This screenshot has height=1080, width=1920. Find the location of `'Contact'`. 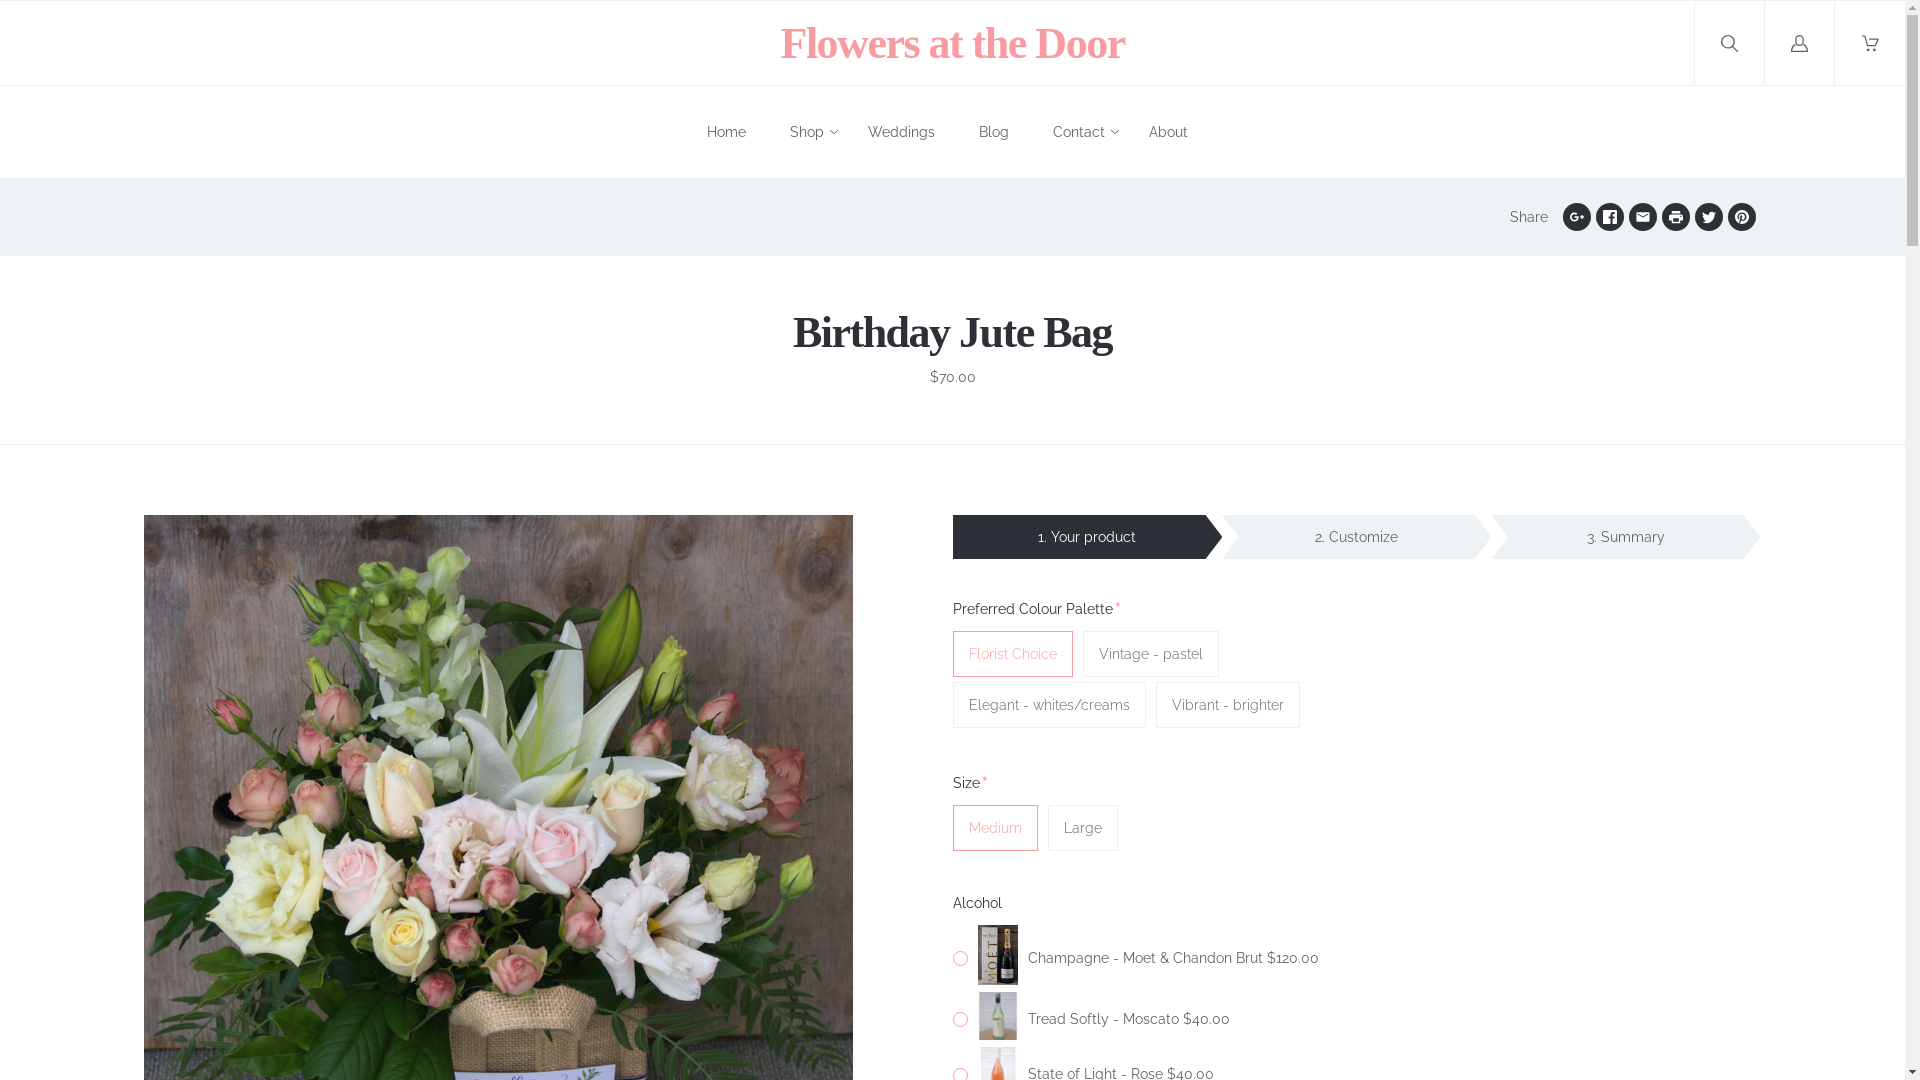

'Contact' is located at coordinates (1078, 132).